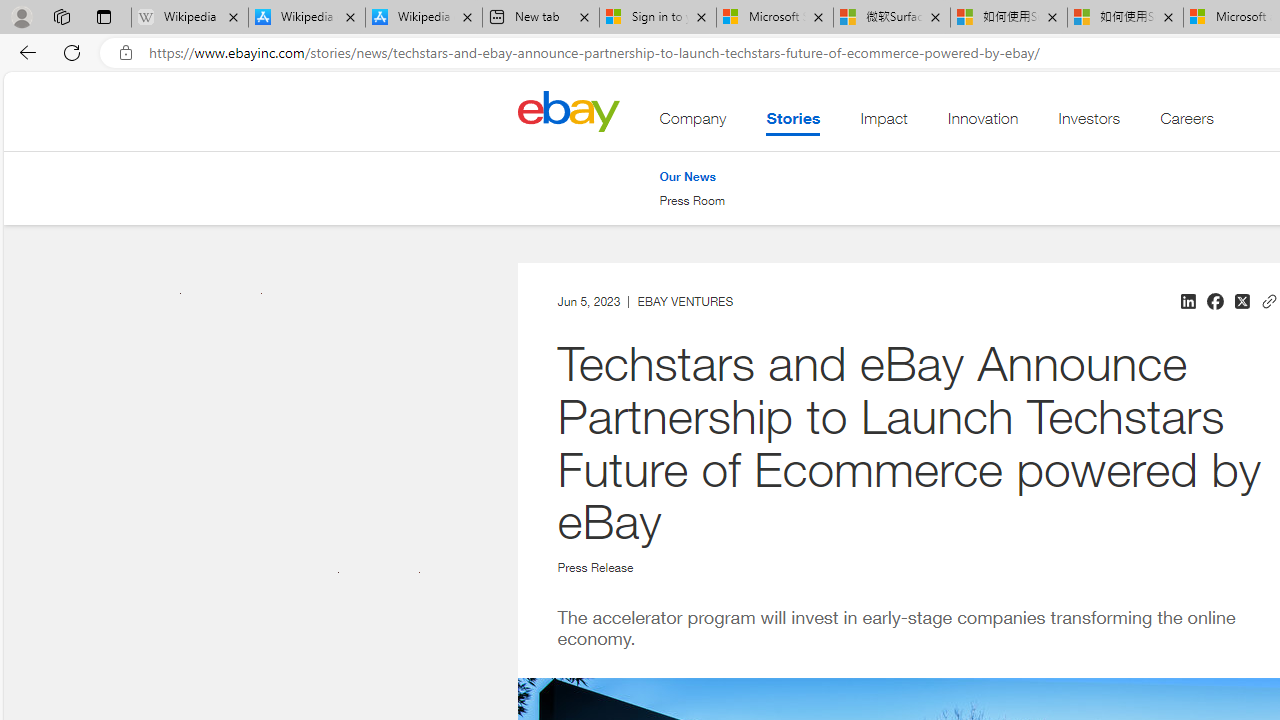 The height and width of the screenshot is (720, 1280). I want to click on 'Our News', so click(687, 175).